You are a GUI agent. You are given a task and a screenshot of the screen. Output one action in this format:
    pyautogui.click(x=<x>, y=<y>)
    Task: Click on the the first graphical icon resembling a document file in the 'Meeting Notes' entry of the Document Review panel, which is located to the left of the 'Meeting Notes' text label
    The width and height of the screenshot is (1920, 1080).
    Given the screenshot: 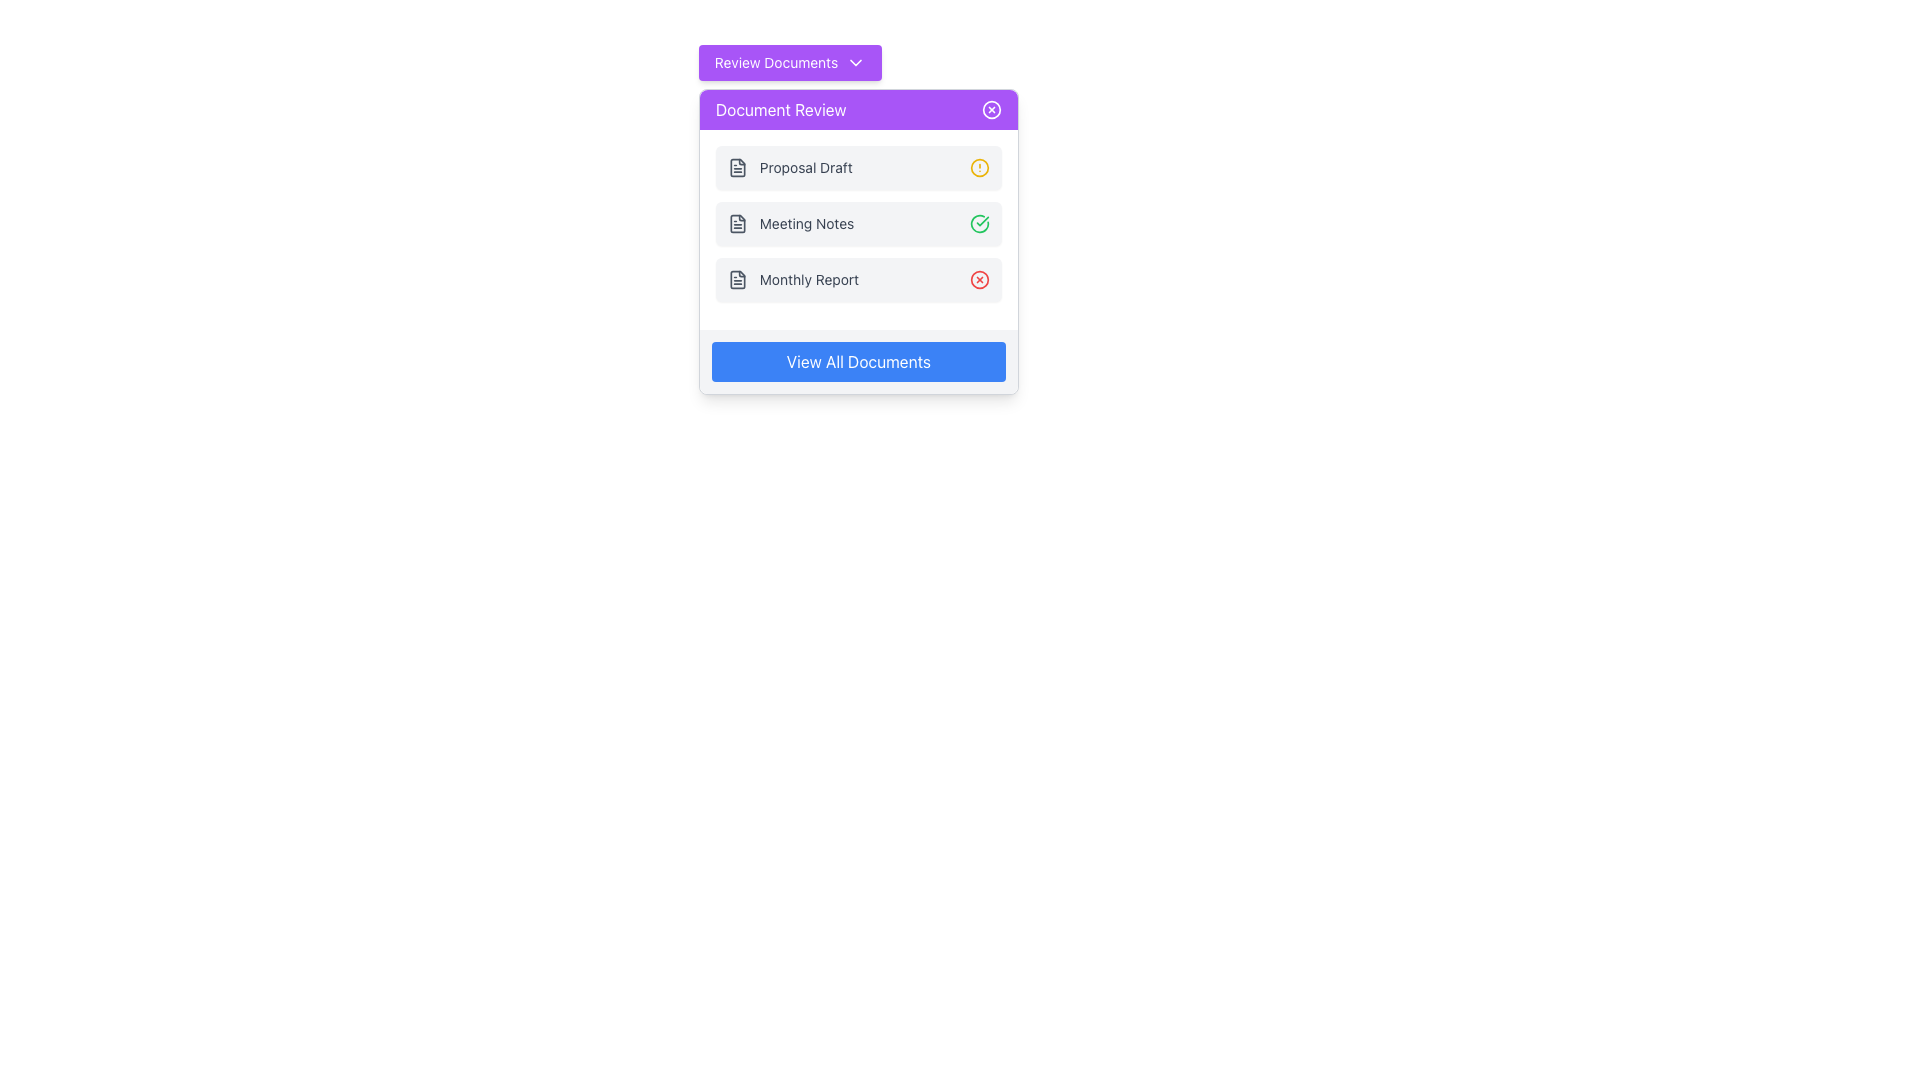 What is the action you would take?
    pyautogui.click(x=736, y=223)
    